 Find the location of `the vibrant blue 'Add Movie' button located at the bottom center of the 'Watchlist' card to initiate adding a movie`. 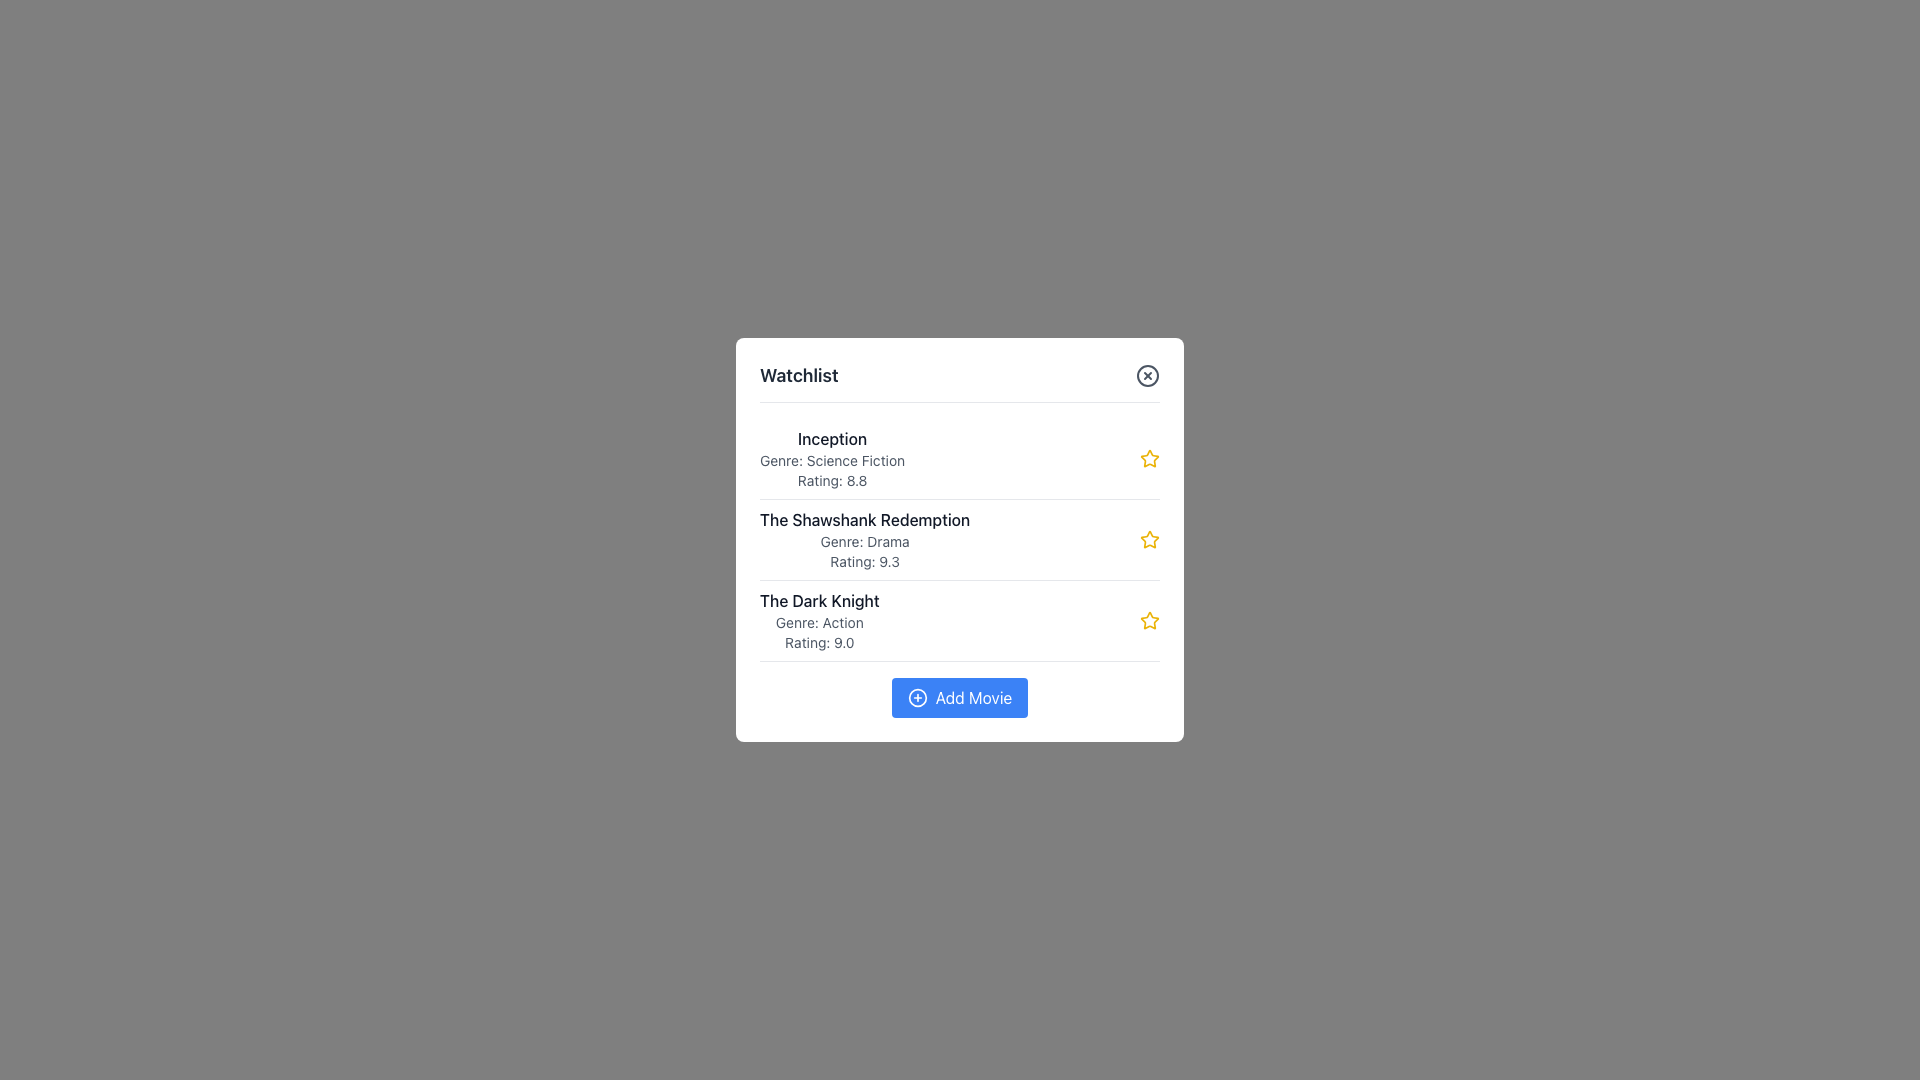

the vibrant blue 'Add Movie' button located at the bottom center of the 'Watchlist' card to initiate adding a movie is located at coordinates (960, 697).